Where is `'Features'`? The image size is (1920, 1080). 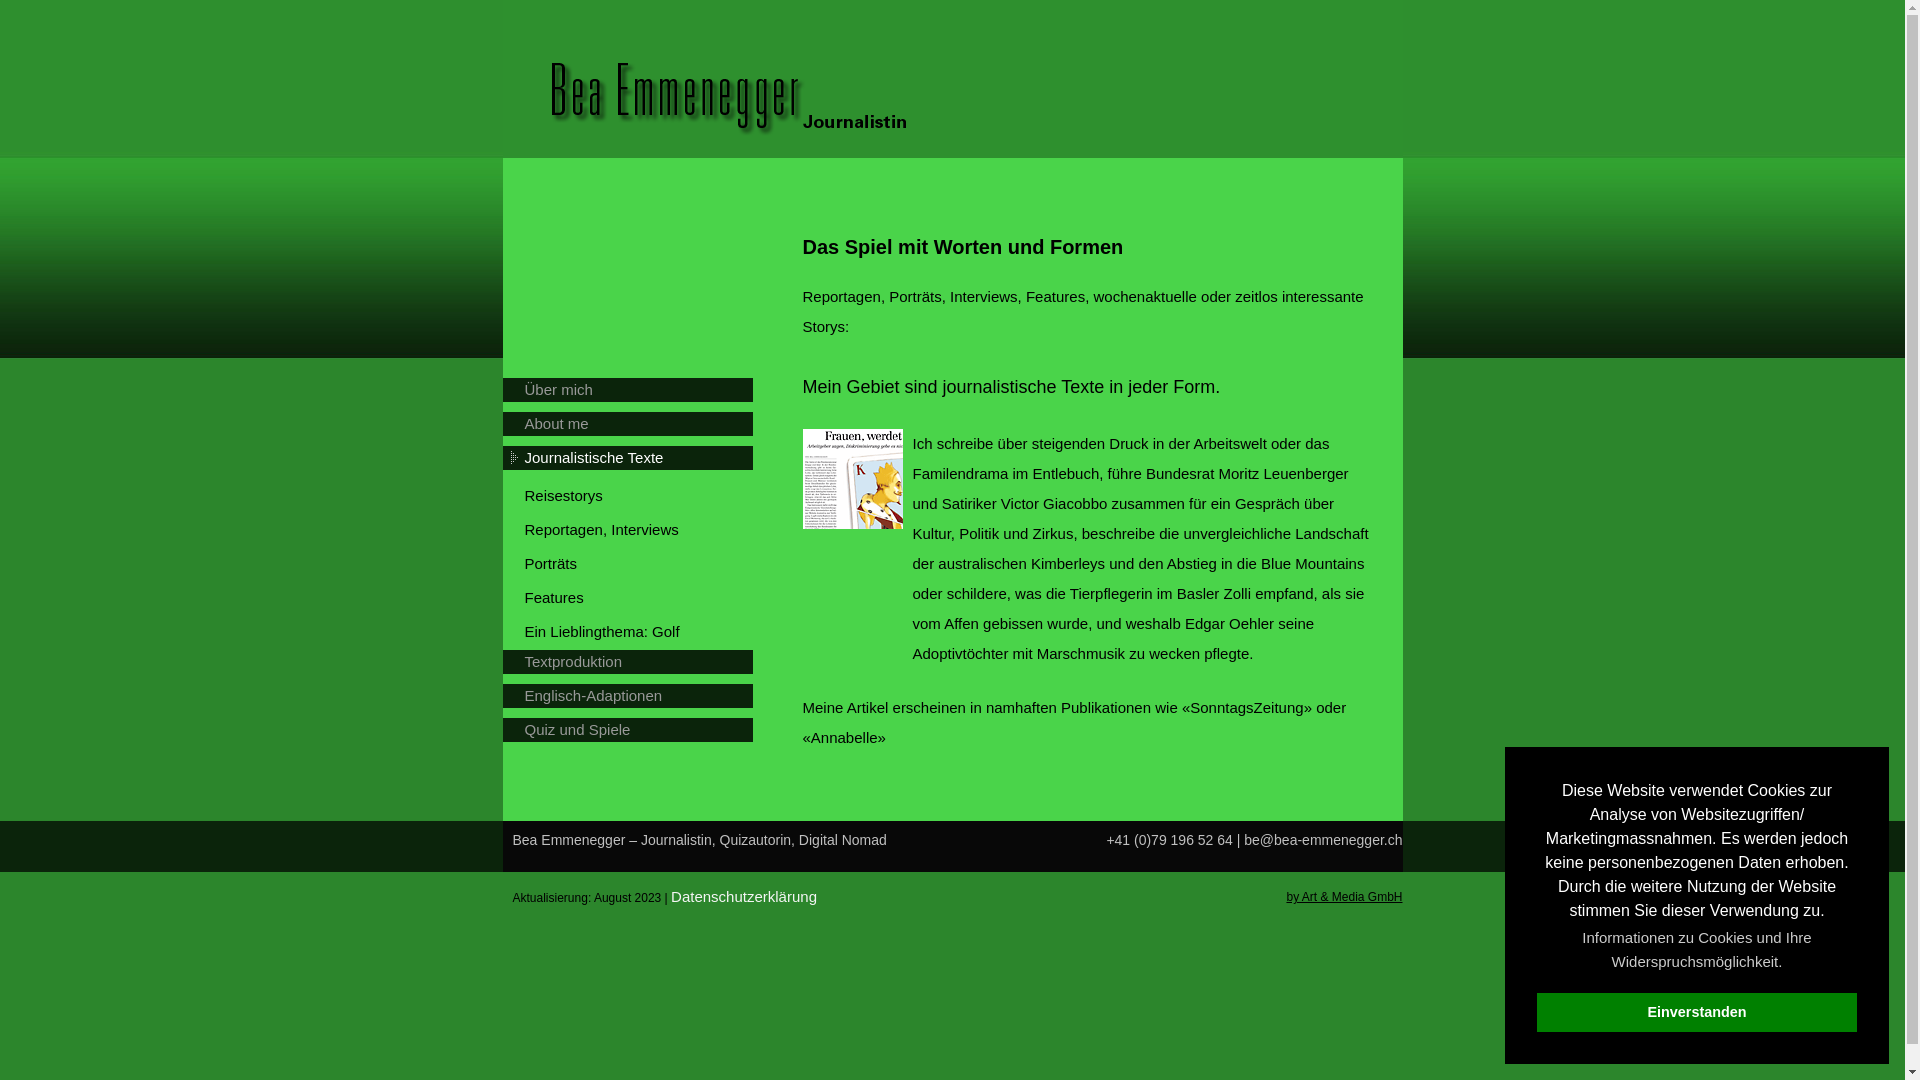
'Features' is located at coordinates (637, 596).